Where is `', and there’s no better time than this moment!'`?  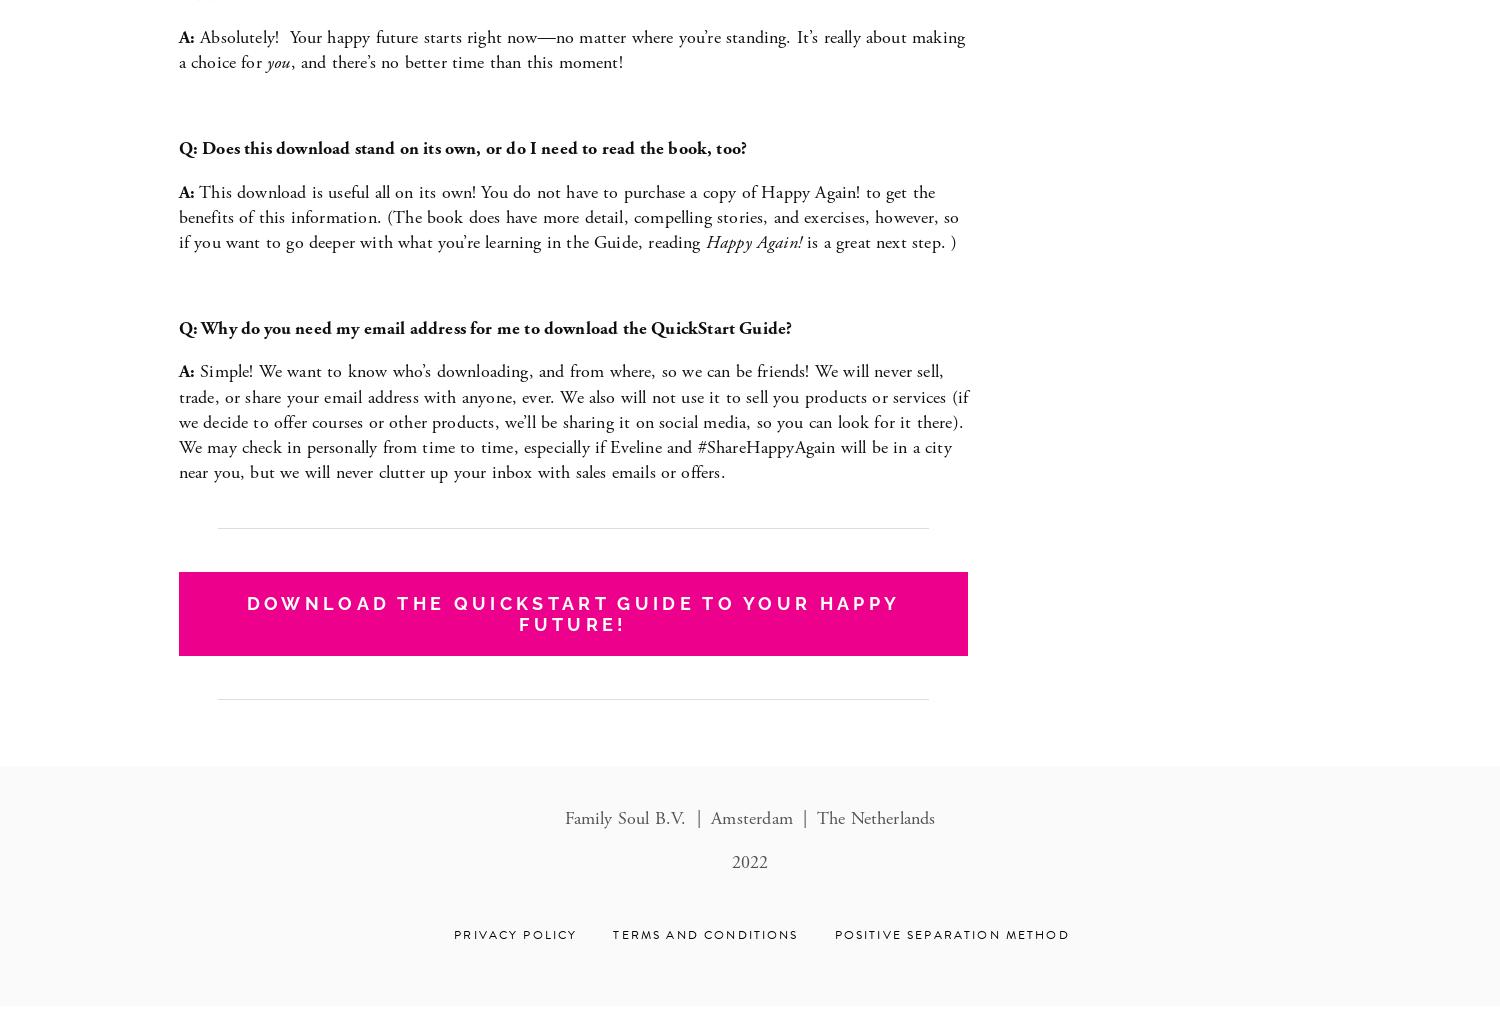
', and there’s no better time than this moment!' is located at coordinates (289, 60).